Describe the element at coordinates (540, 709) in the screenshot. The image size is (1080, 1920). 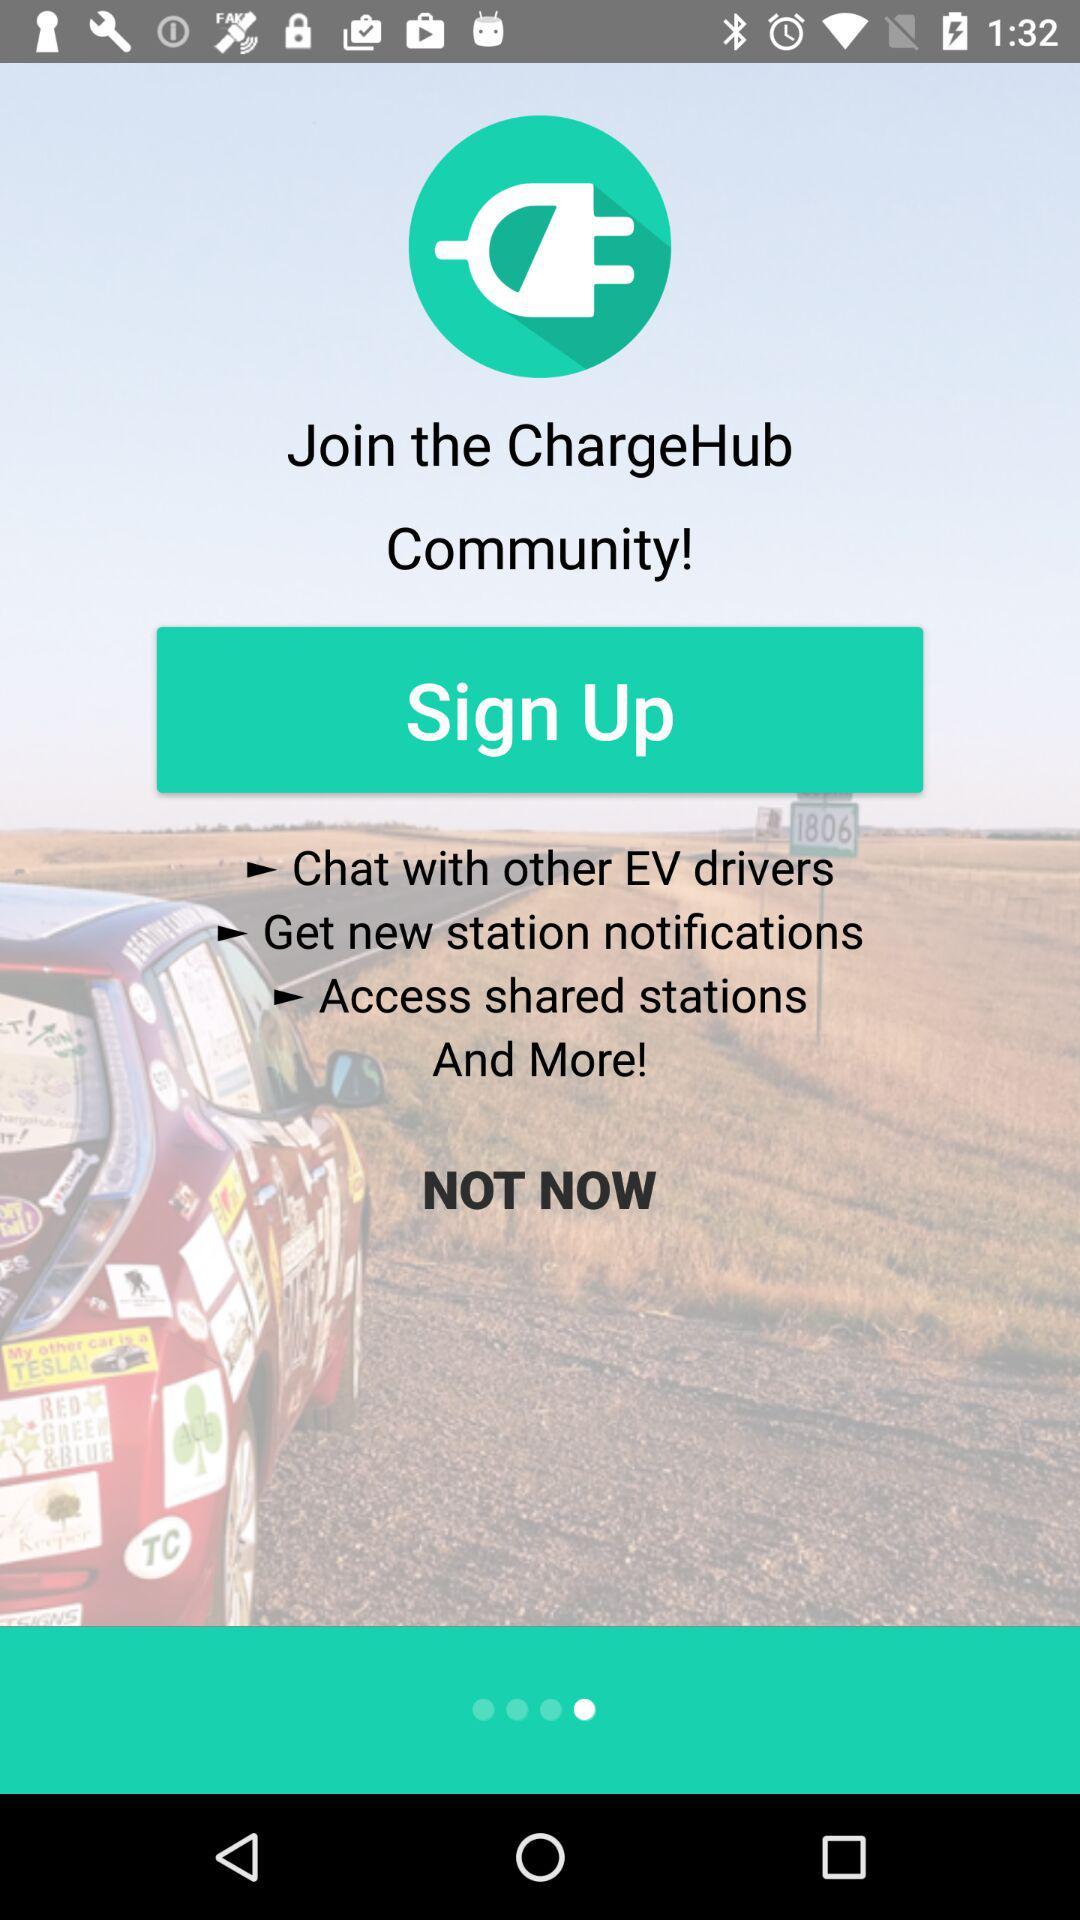
I see `icon below community!` at that location.